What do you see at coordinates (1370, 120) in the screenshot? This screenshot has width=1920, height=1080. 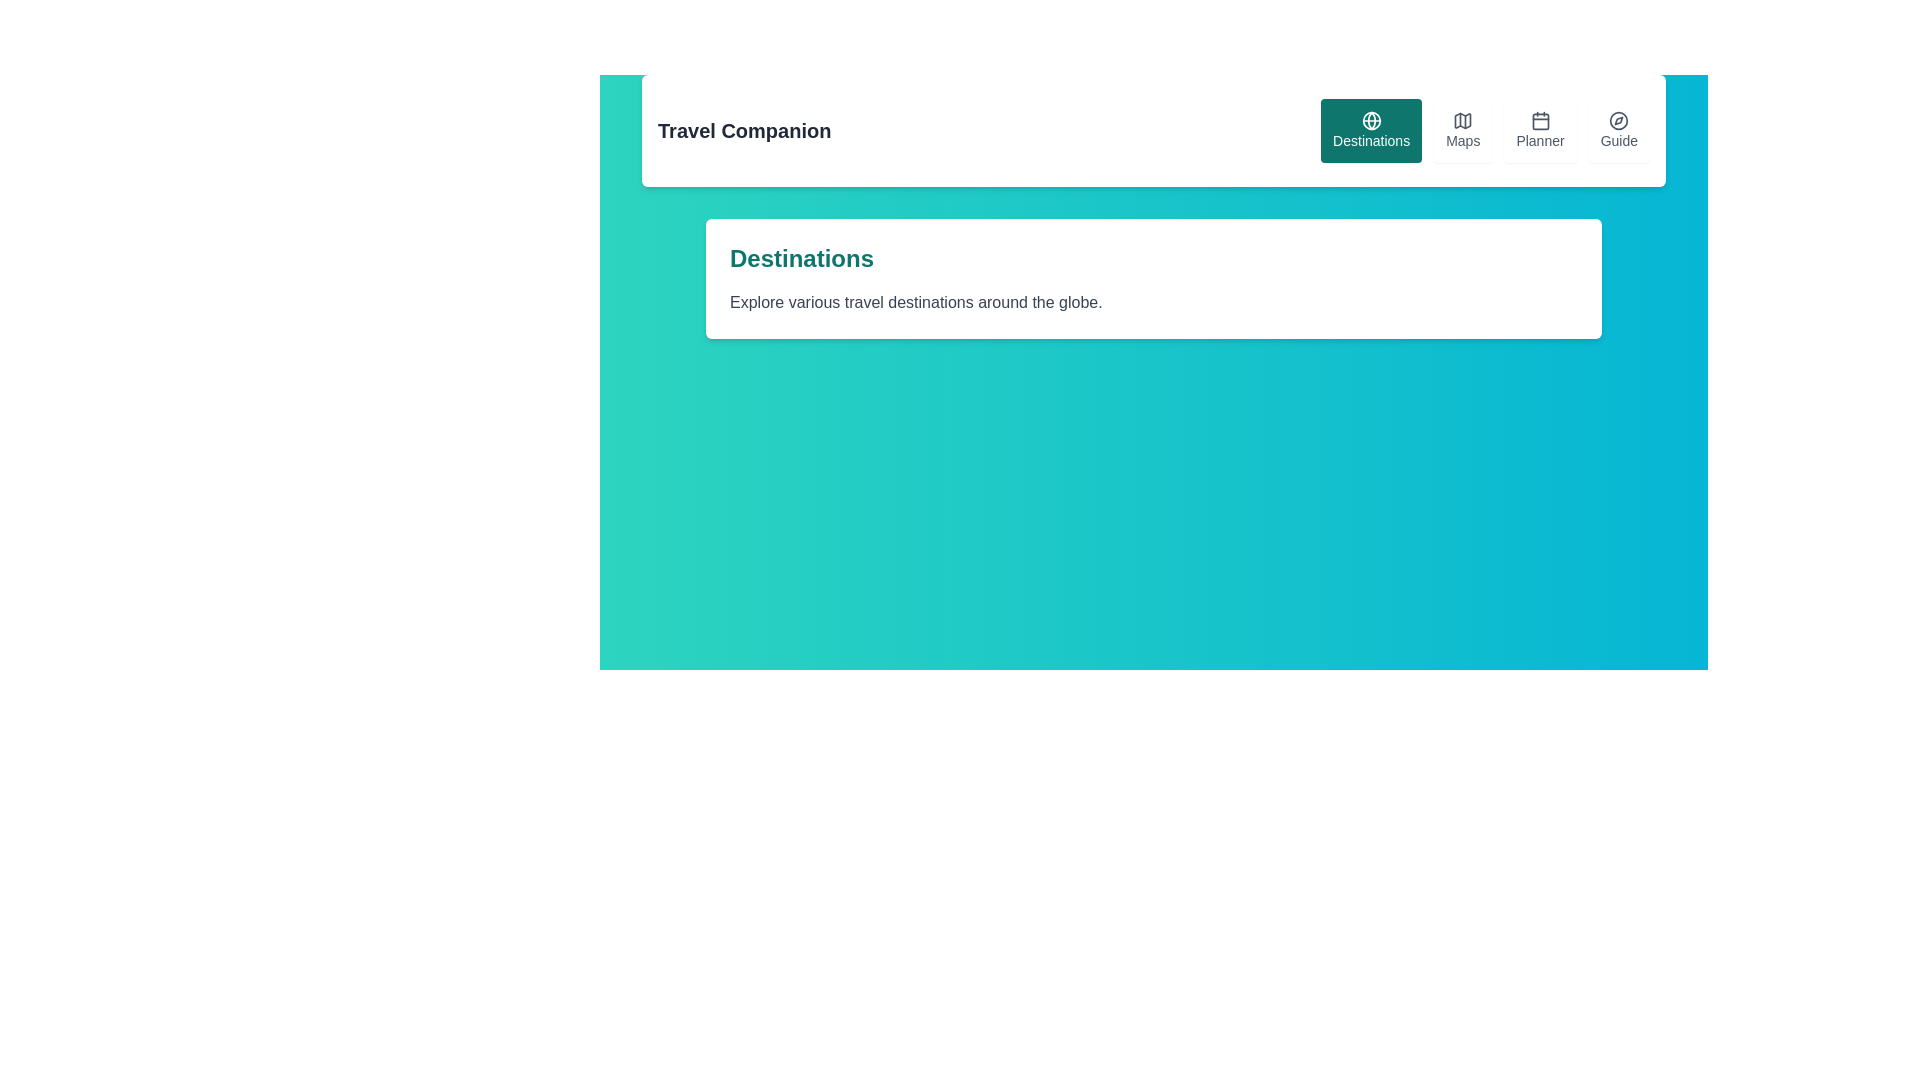 I see `the globe icon on the leftmost side of the navigation button labeled 'Destinations'` at bounding box center [1370, 120].